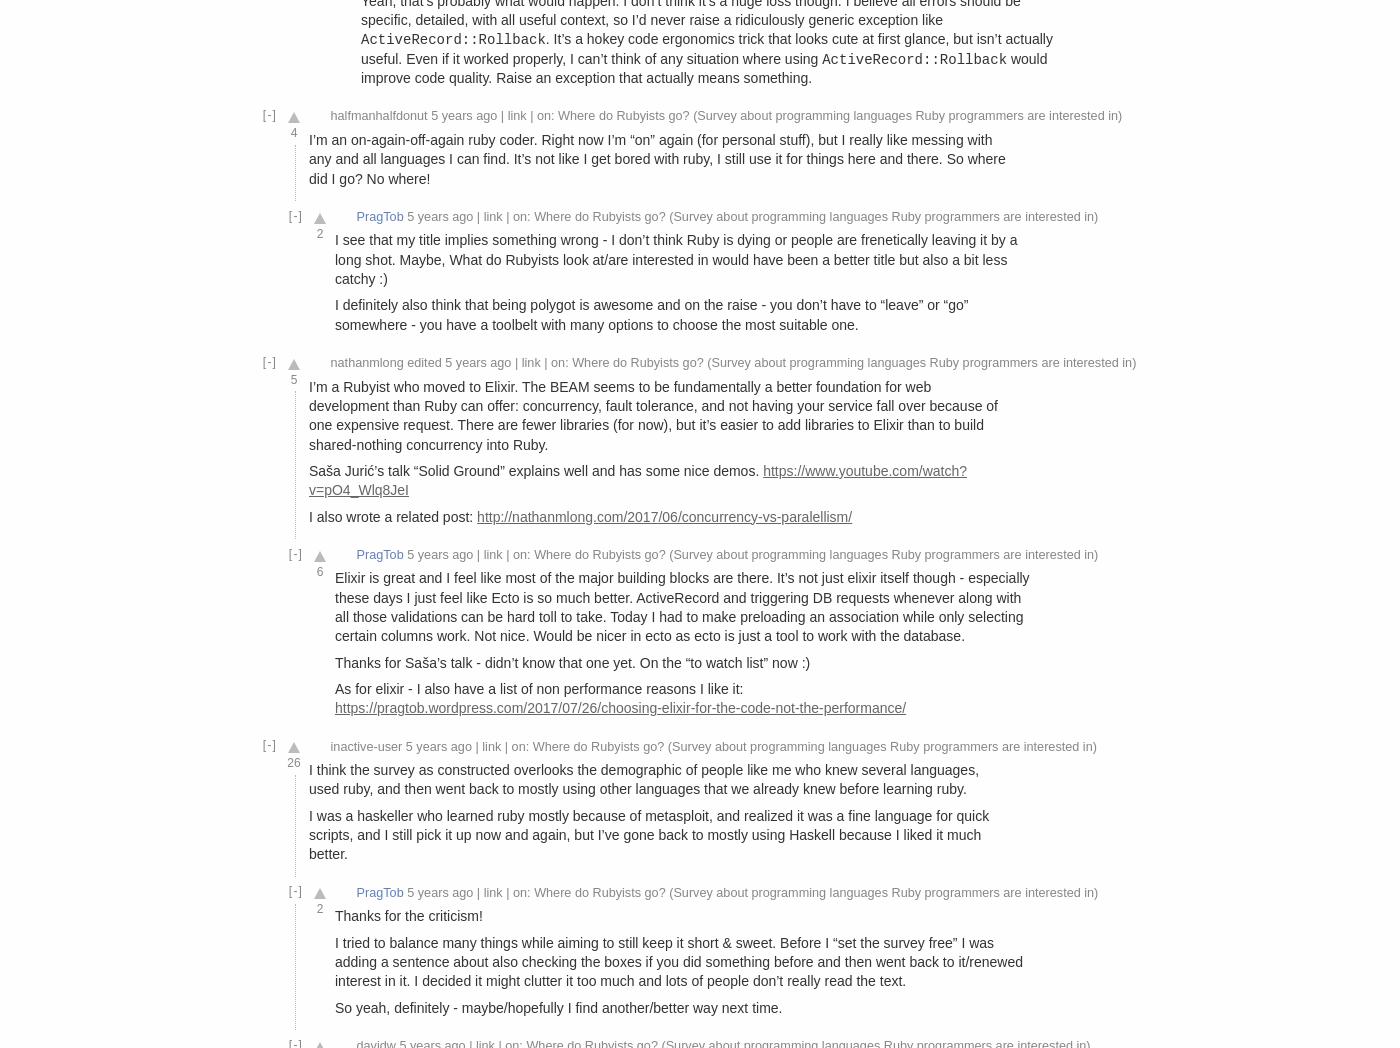  I want to click on 'I also wrote a related post:', so click(392, 516).